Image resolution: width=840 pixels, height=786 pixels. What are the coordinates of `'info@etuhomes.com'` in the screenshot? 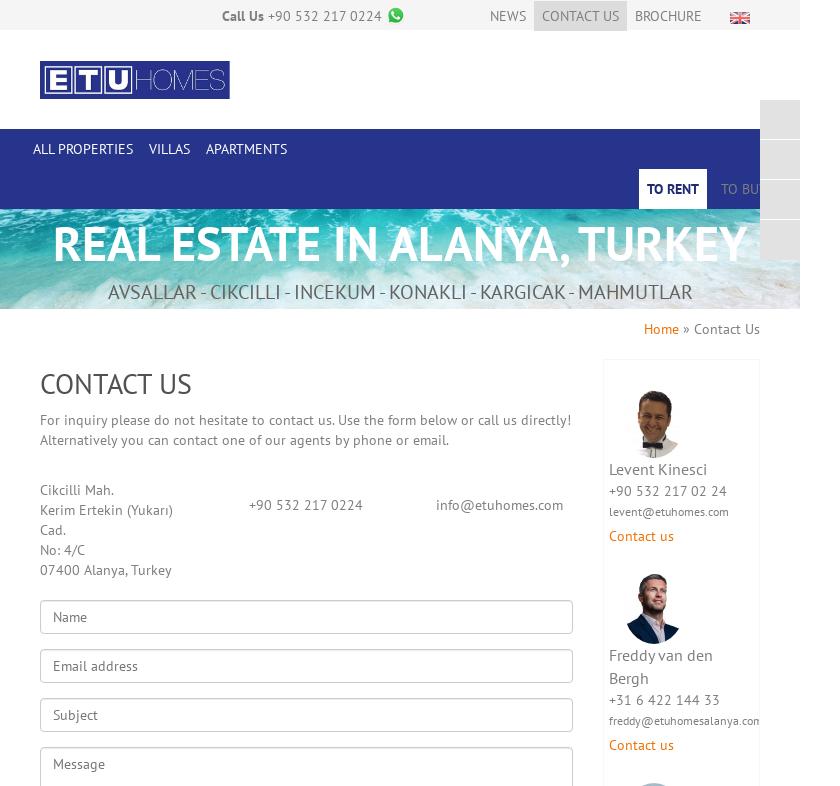 It's located at (499, 502).